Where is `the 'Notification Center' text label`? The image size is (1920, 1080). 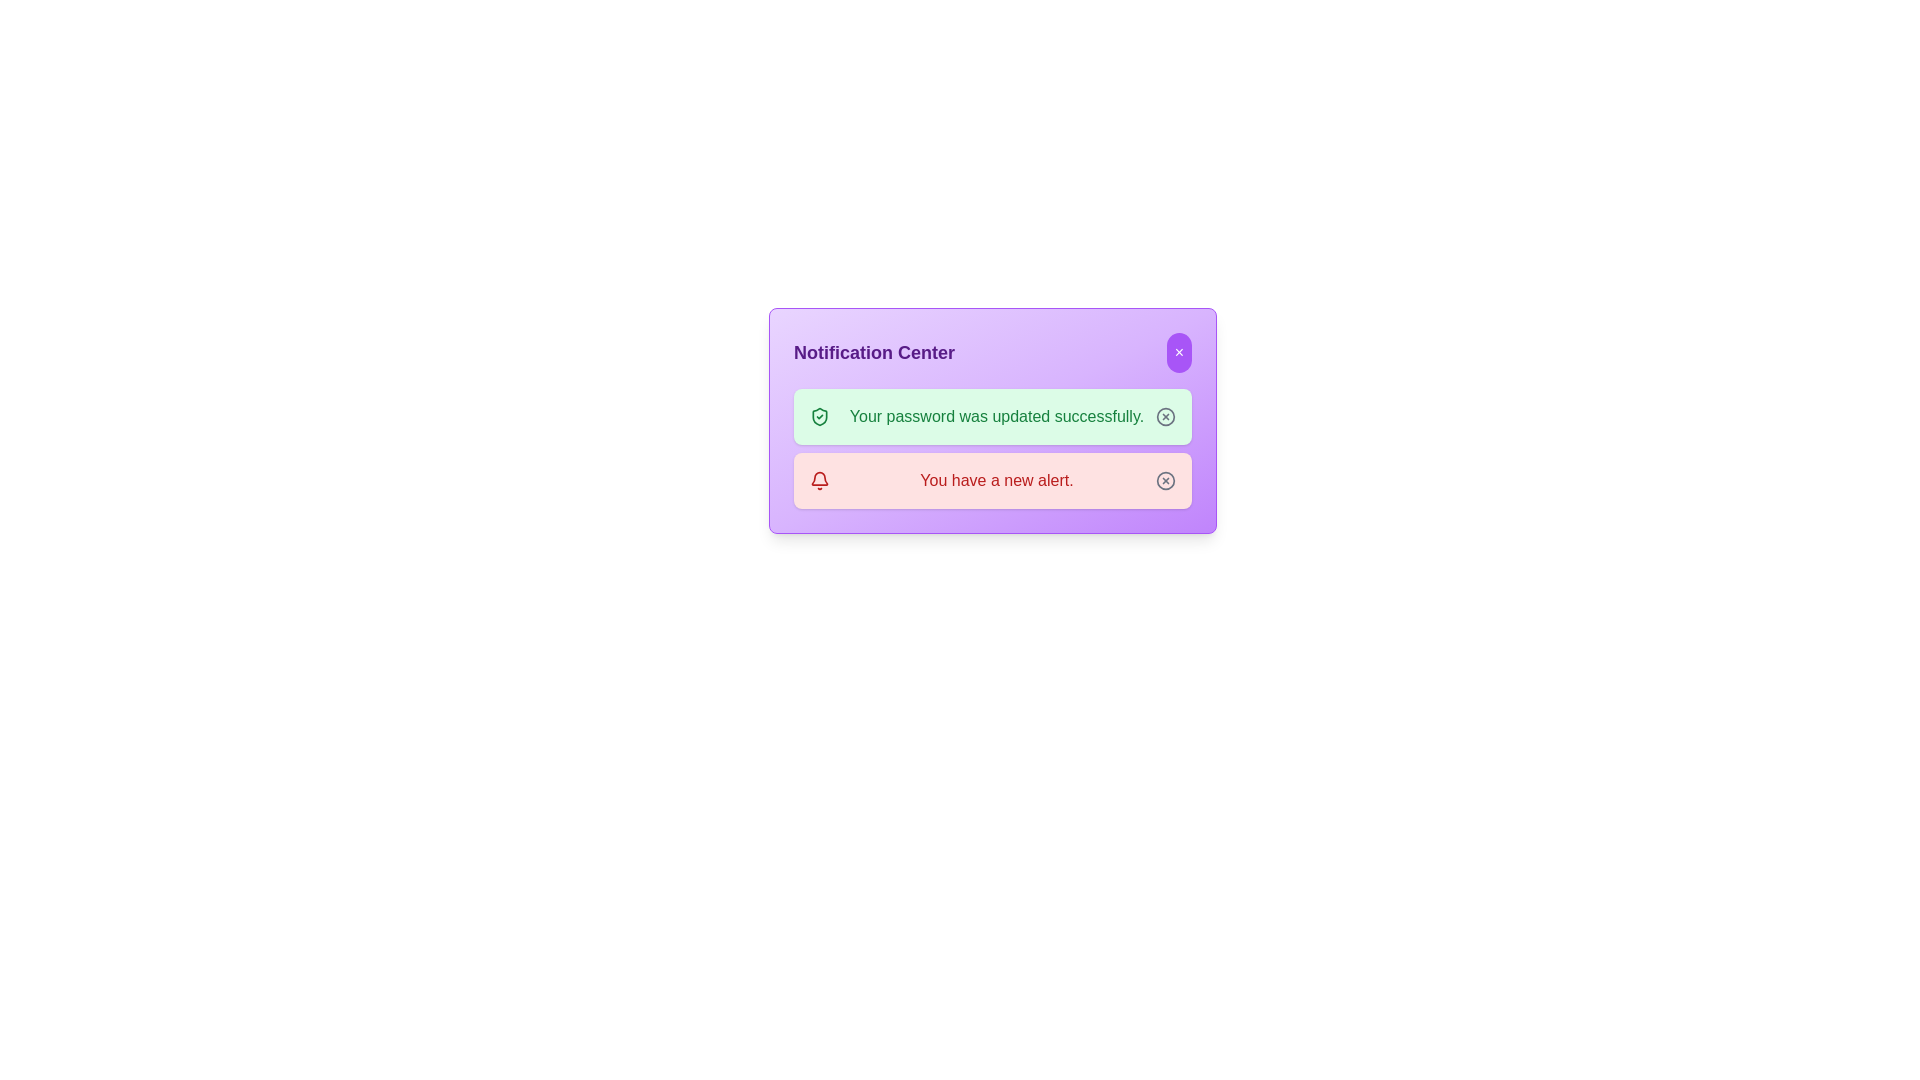 the 'Notification Center' text label is located at coordinates (874, 352).